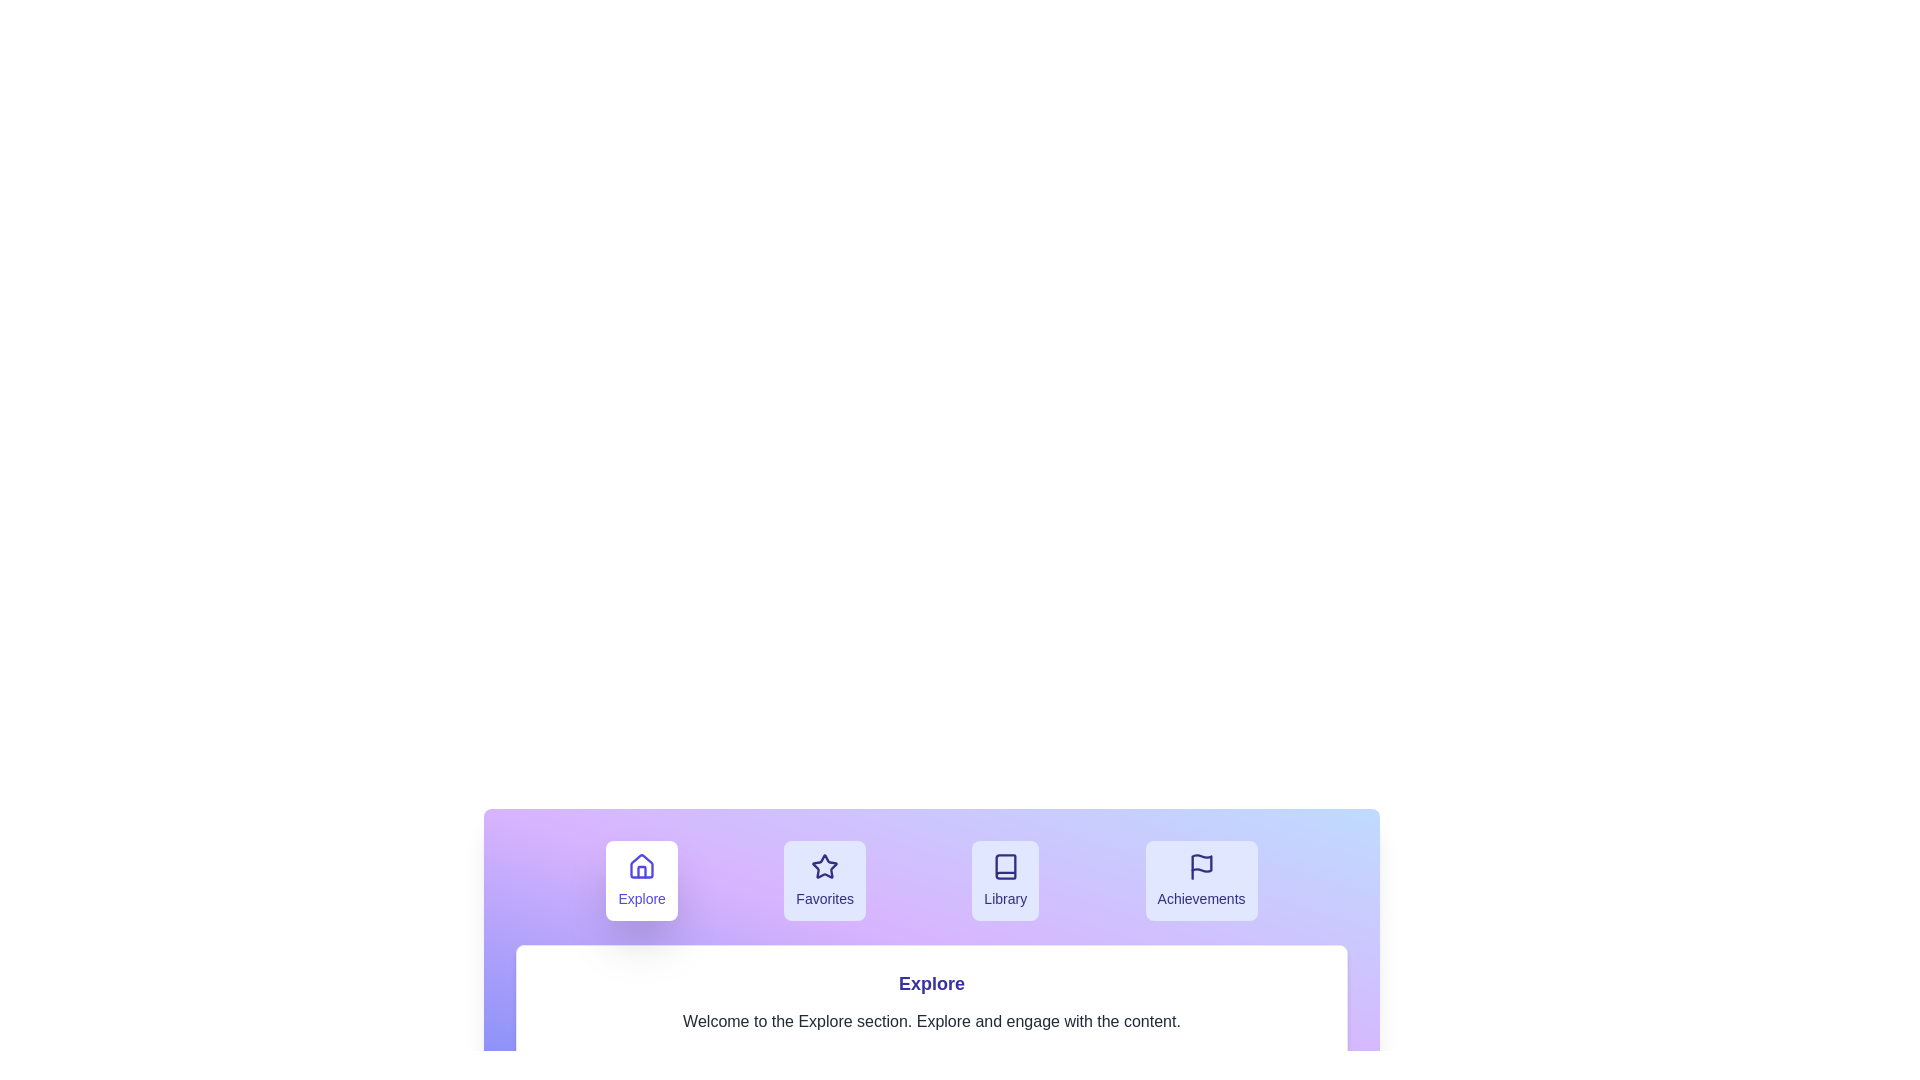 This screenshot has width=1920, height=1080. I want to click on the Favorites tab by clicking its button, so click(825, 879).